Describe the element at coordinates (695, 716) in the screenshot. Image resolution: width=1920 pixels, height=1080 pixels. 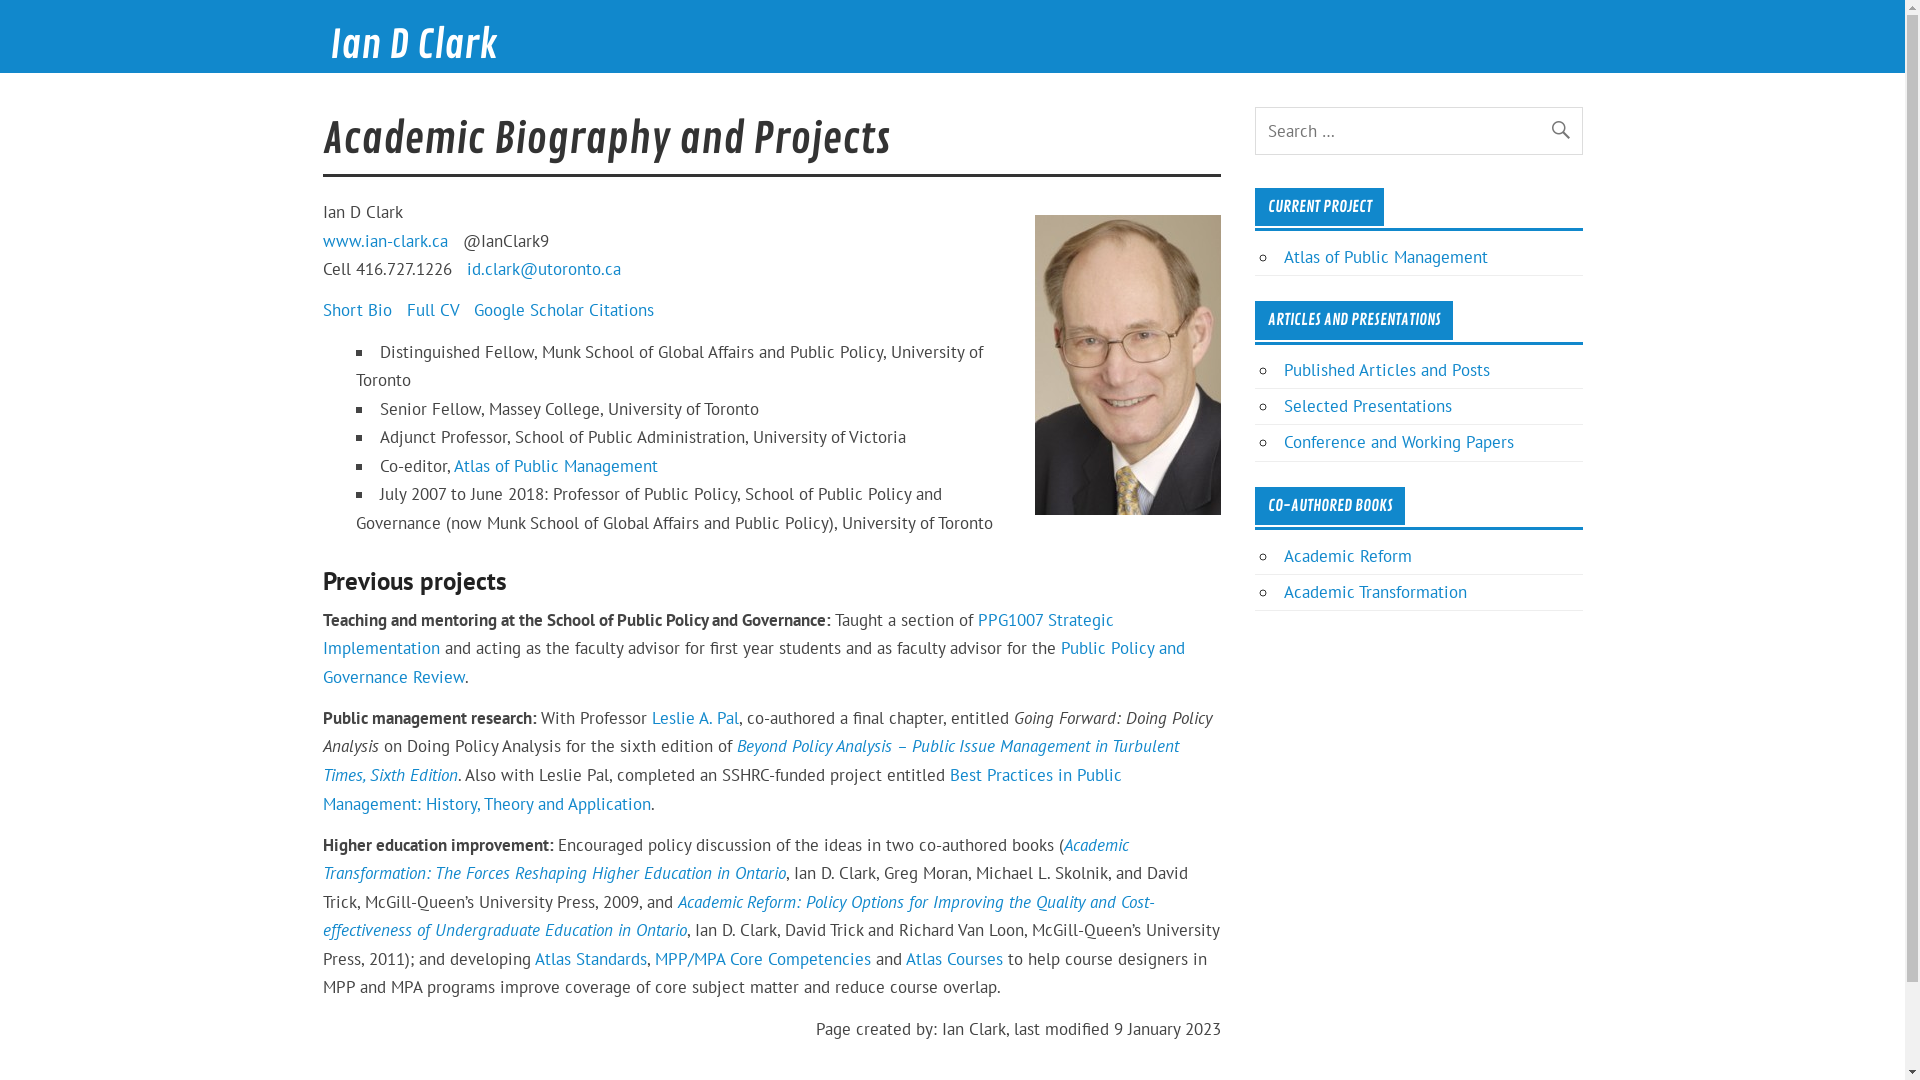
I see `'Leslie A. Pal'` at that location.